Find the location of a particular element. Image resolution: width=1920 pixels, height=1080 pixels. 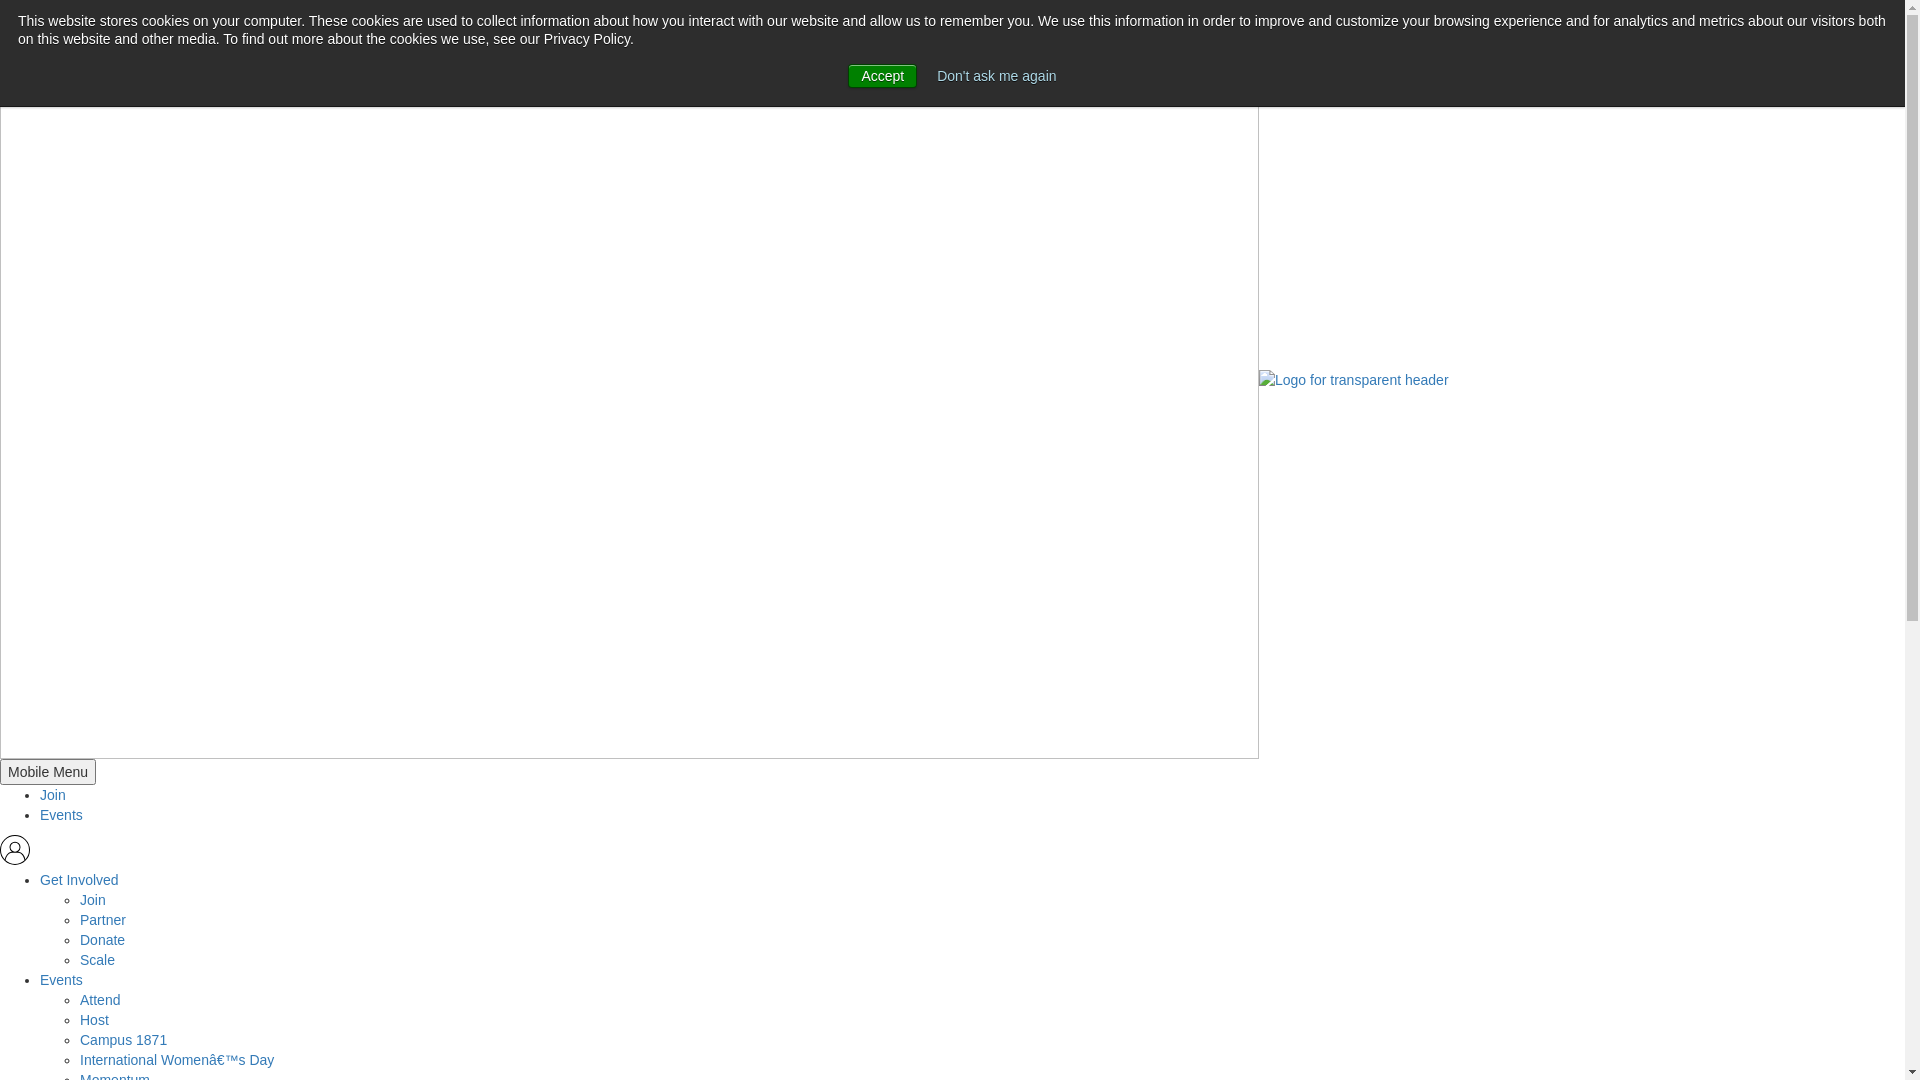

'Partner' is located at coordinates (101, 920).